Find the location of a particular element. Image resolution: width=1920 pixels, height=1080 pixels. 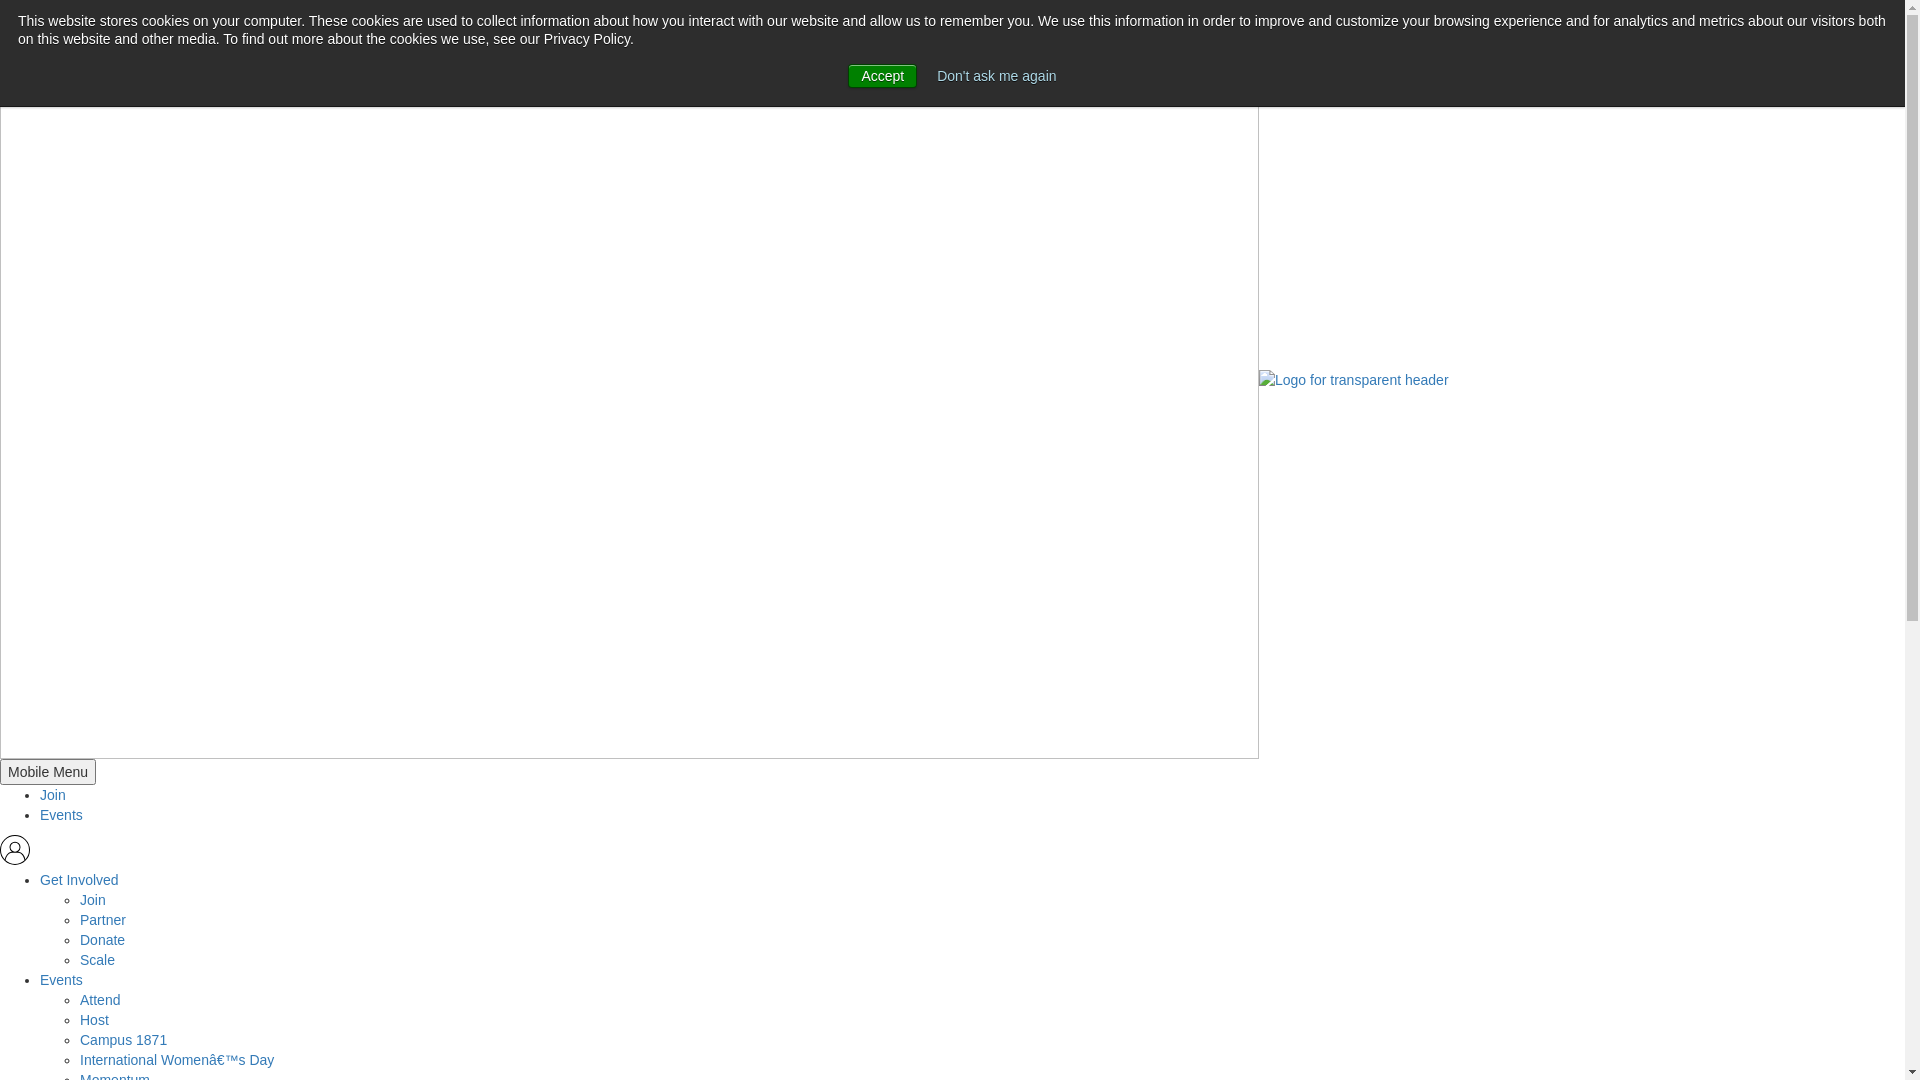

'Partner' is located at coordinates (101, 920).